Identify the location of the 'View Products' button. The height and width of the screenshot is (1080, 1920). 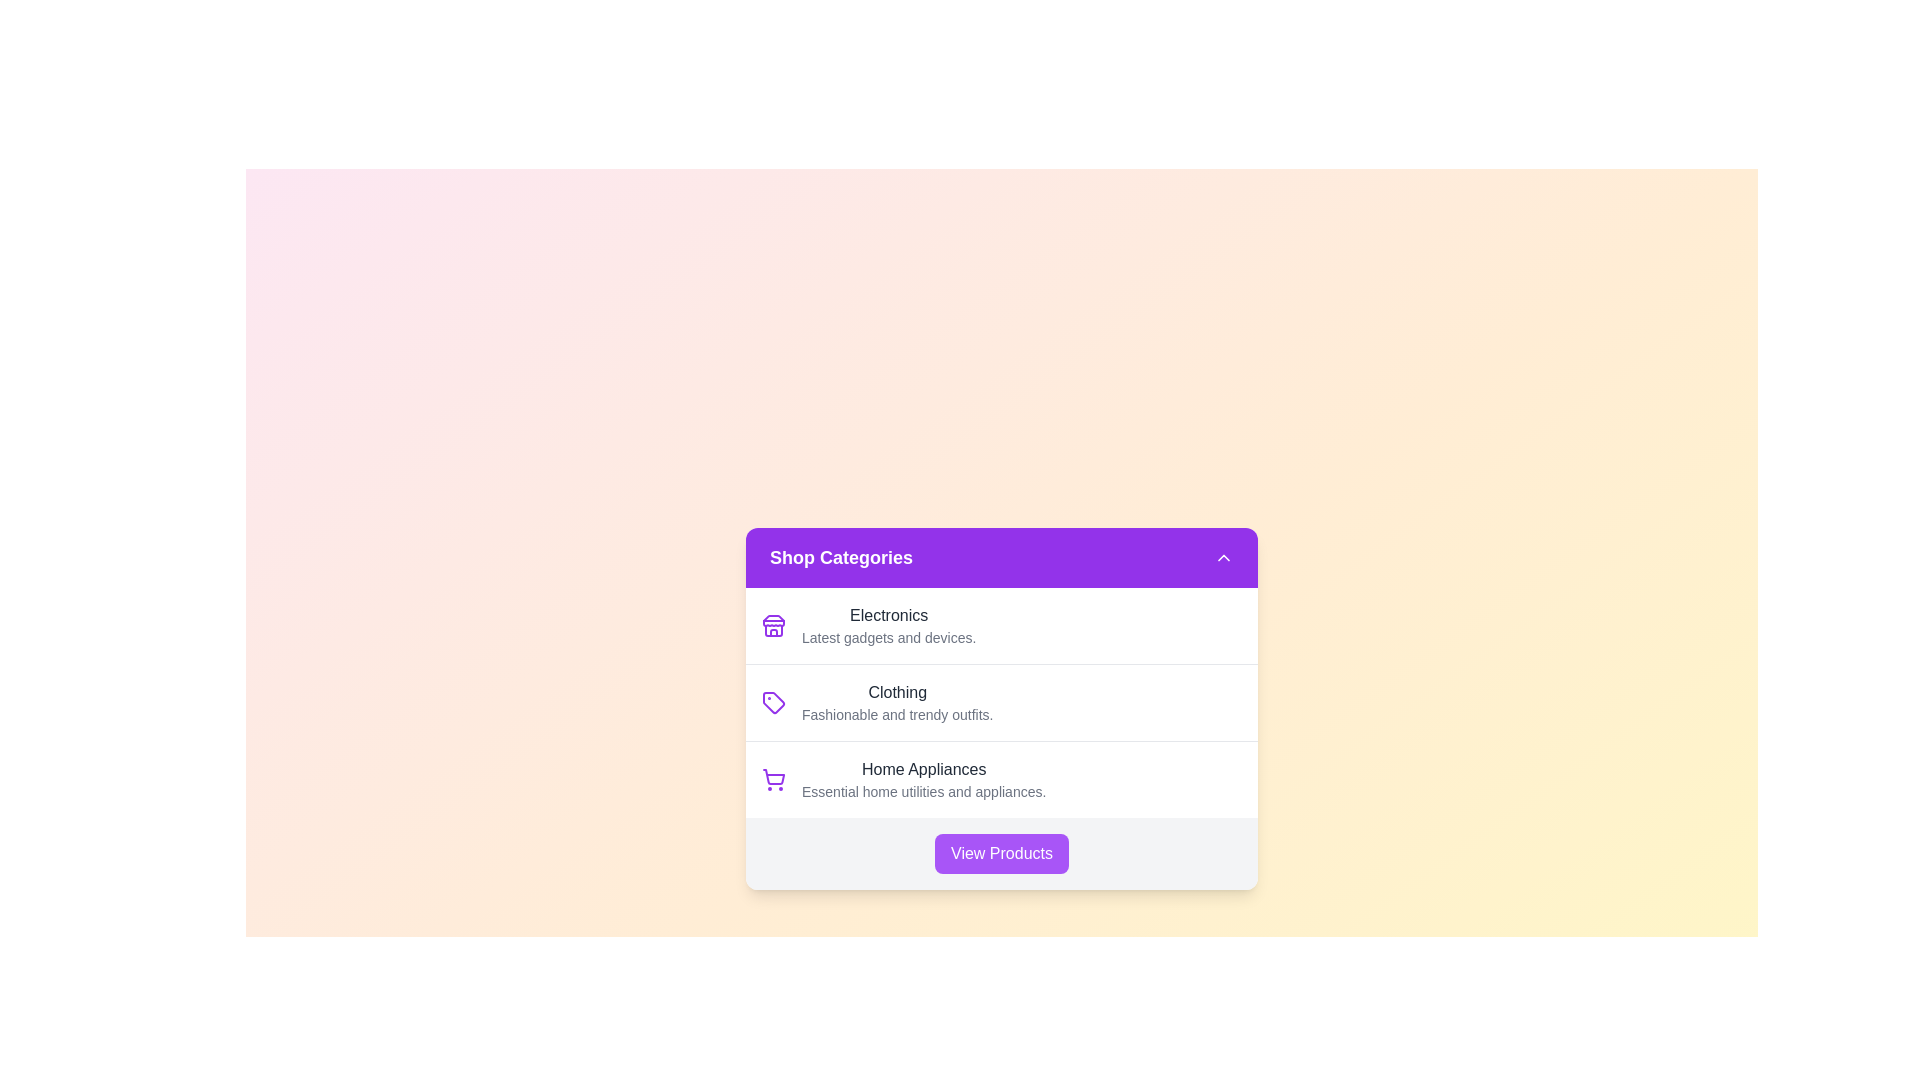
(1002, 853).